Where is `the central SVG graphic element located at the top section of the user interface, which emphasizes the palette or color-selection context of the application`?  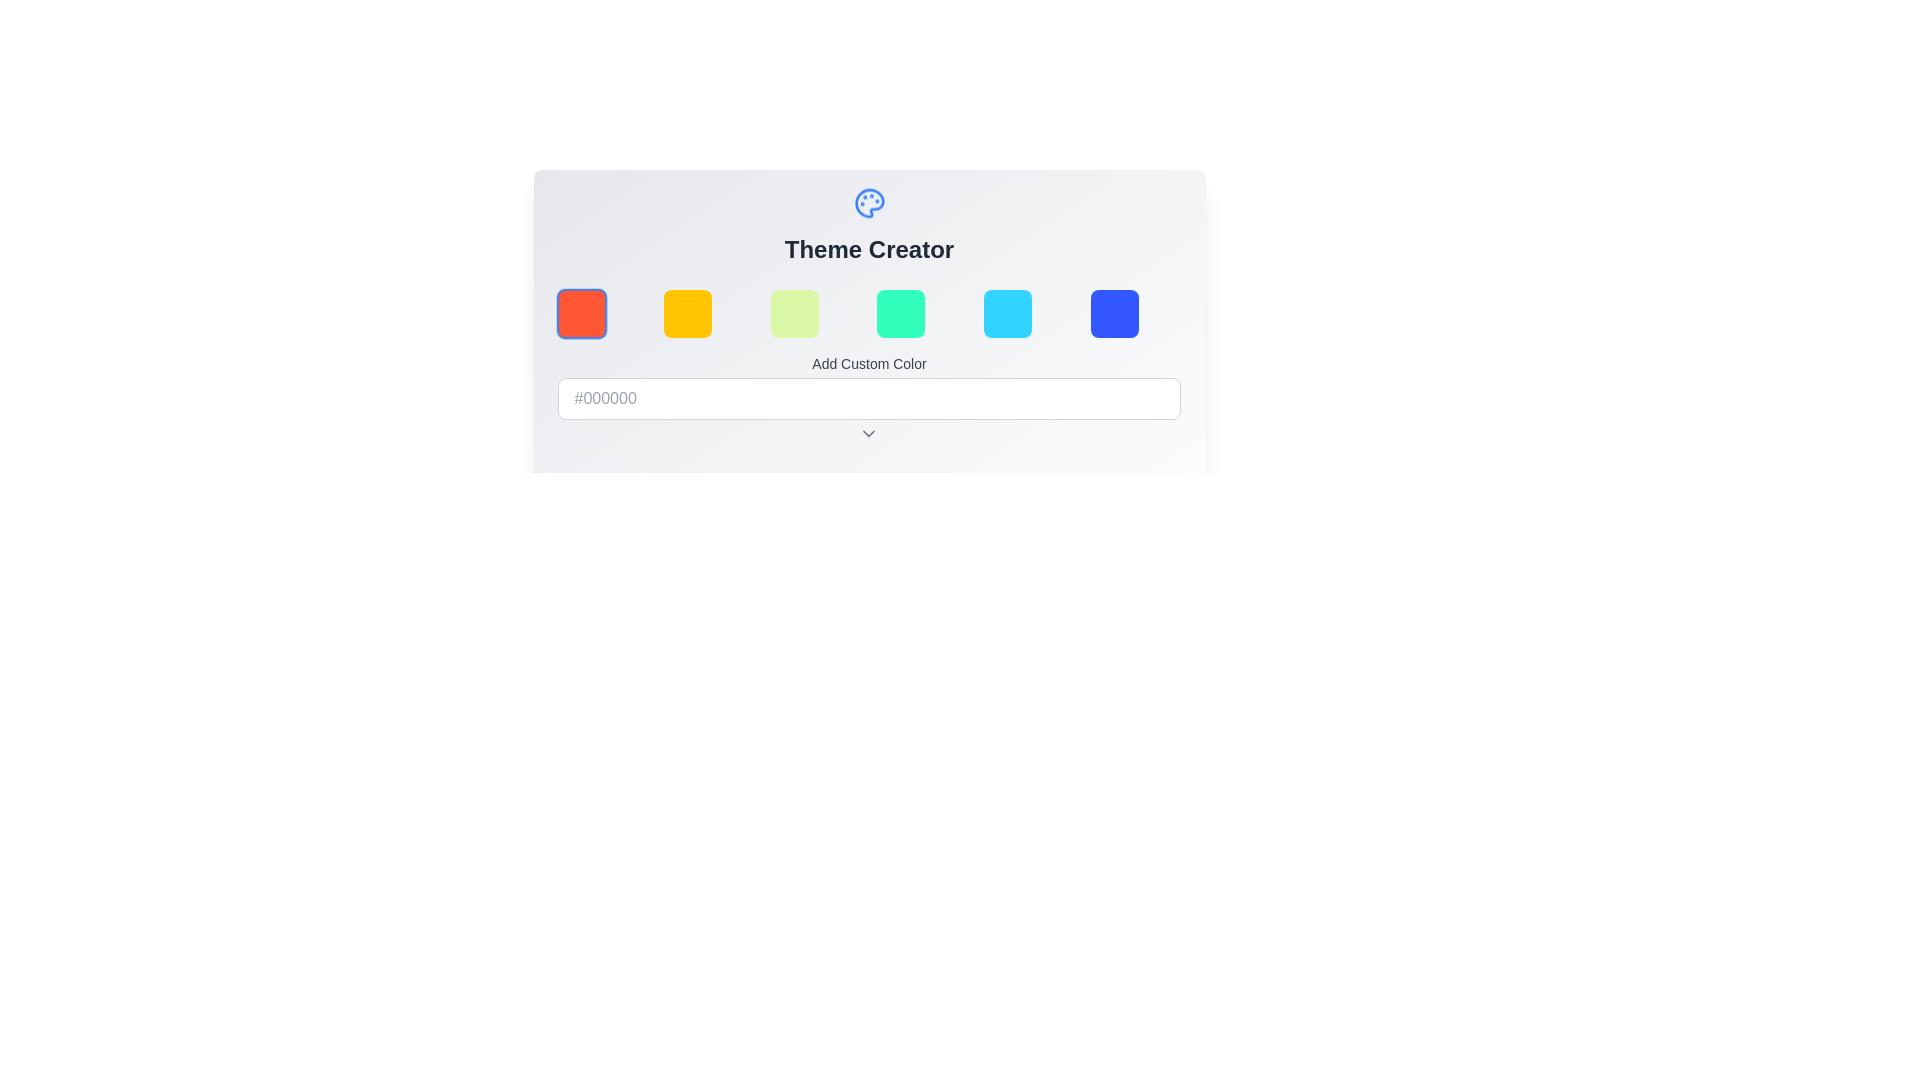 the central SVG graphic element located at the top section of the user interface, which emphasizes the palette or color-selection context of the application is located at coordinates (869, 204).